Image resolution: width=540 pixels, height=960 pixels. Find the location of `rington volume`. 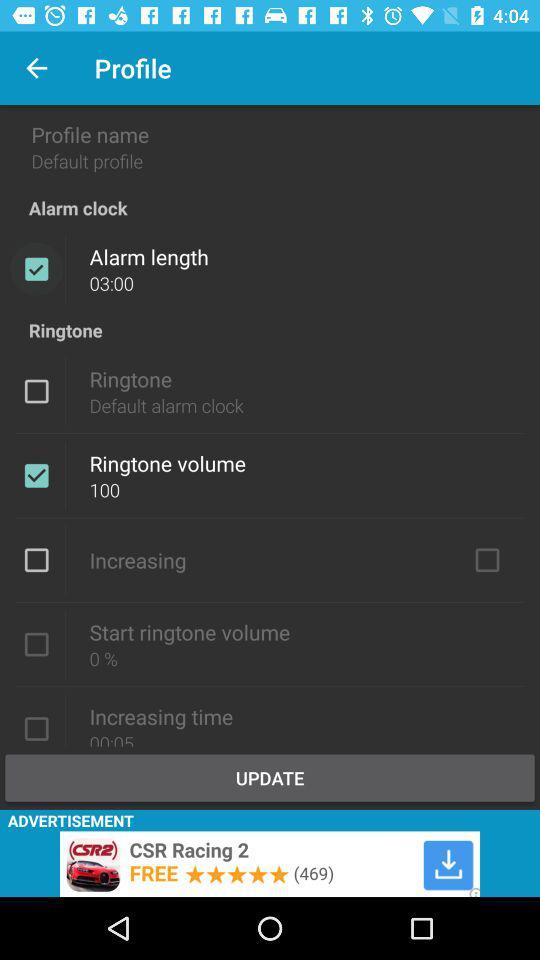

rington volume is located at coordinates (36, 643).